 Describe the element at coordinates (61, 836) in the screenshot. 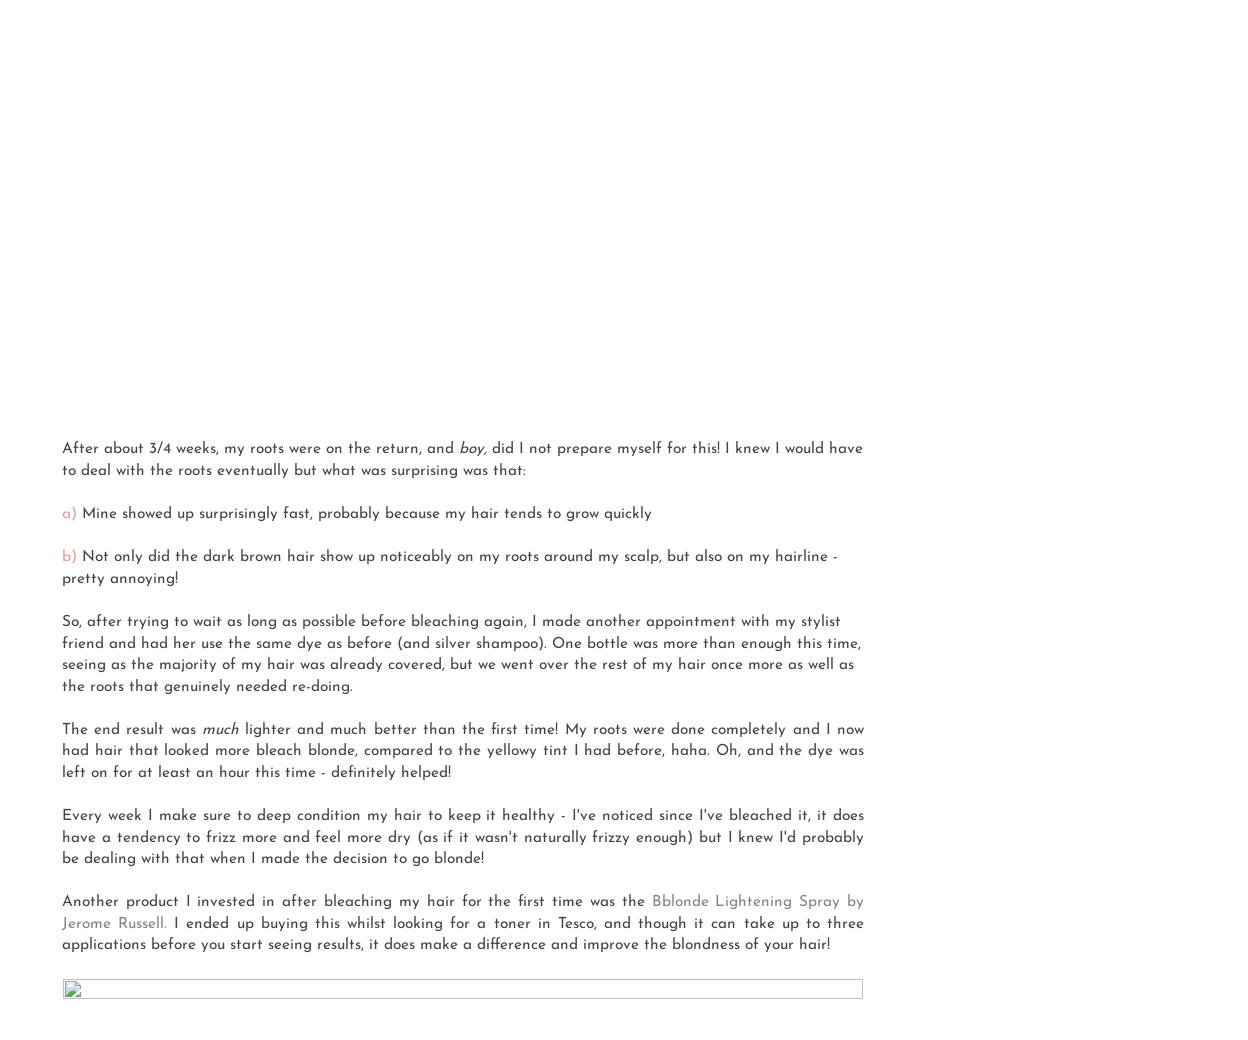

I see `'Every week I make sure to deep condition my hair to keep it healthy - I've noticed since I've bleached it, it does have a tendency to frizz more and feel more dry (as if it wasn't naturally frizzy enough) but I knew I'd probably be dealing with that when I made the decision to go blonde!'` at that location.